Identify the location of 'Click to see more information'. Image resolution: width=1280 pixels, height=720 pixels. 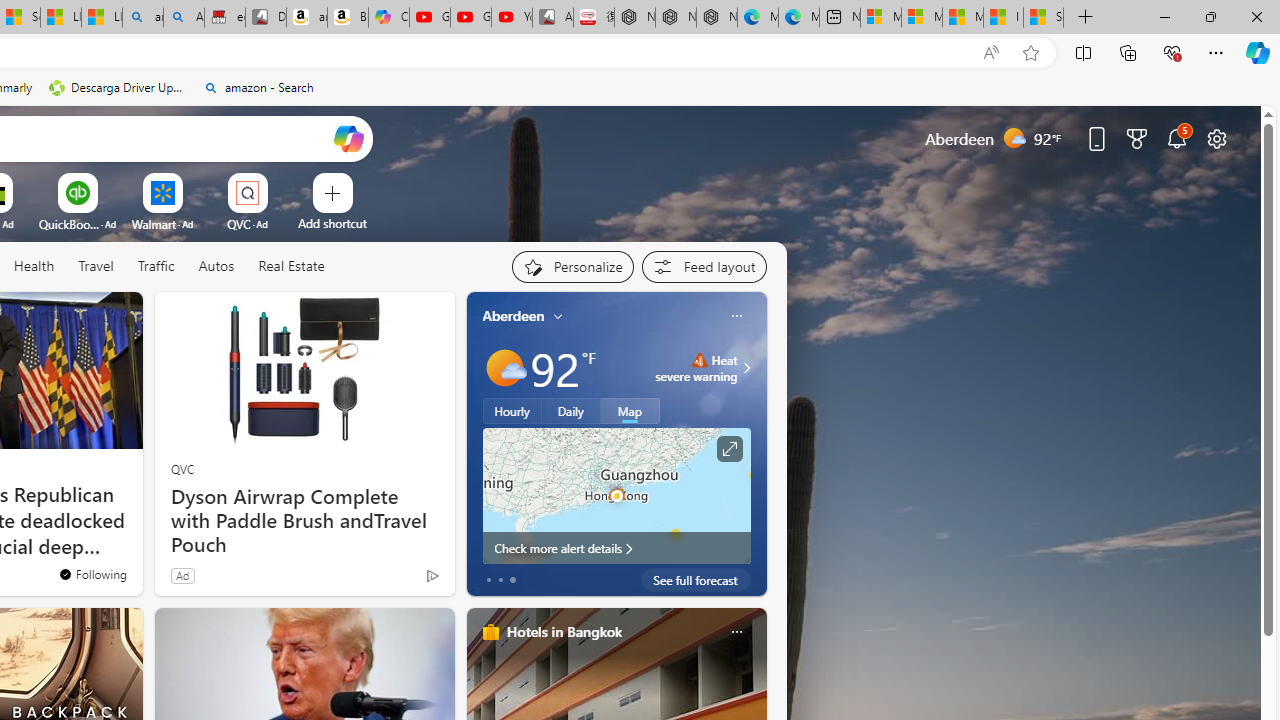
(727, 448).